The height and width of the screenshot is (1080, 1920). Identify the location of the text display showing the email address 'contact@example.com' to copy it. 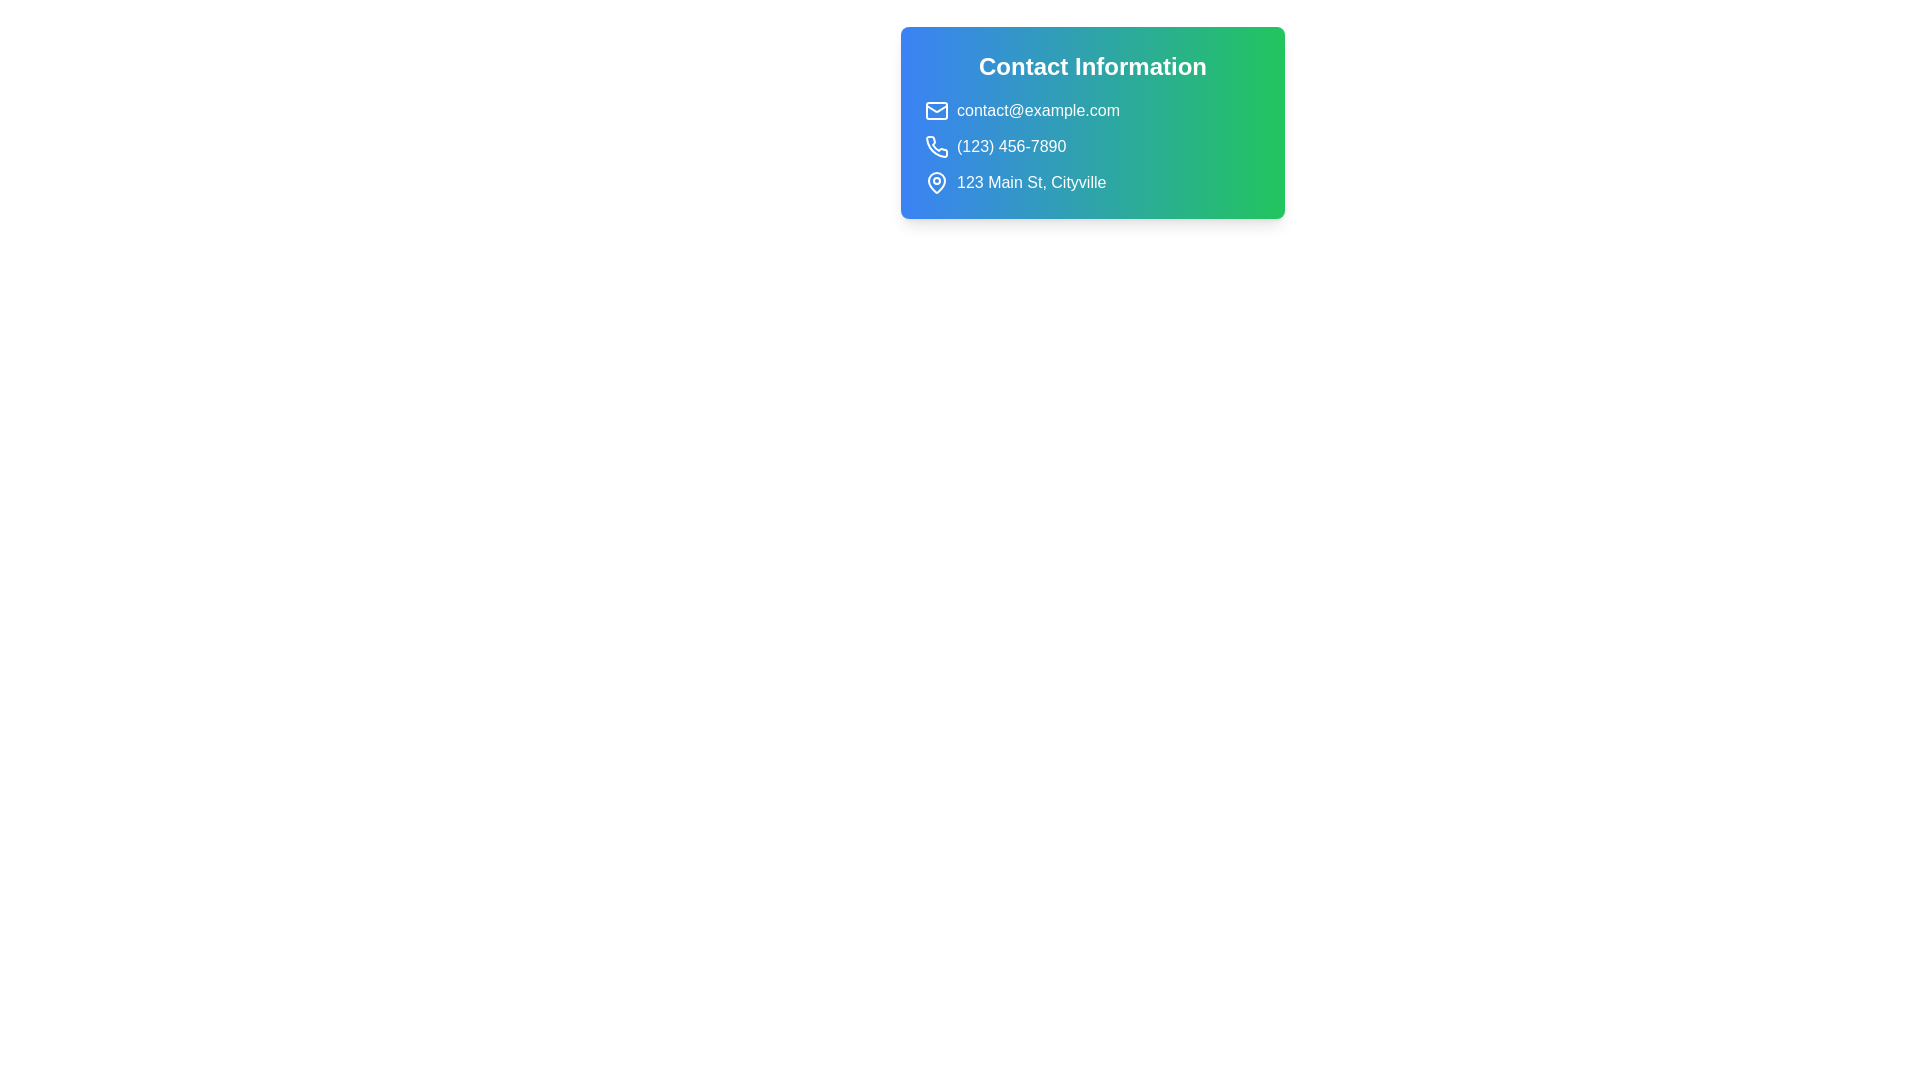
(1037, 111).